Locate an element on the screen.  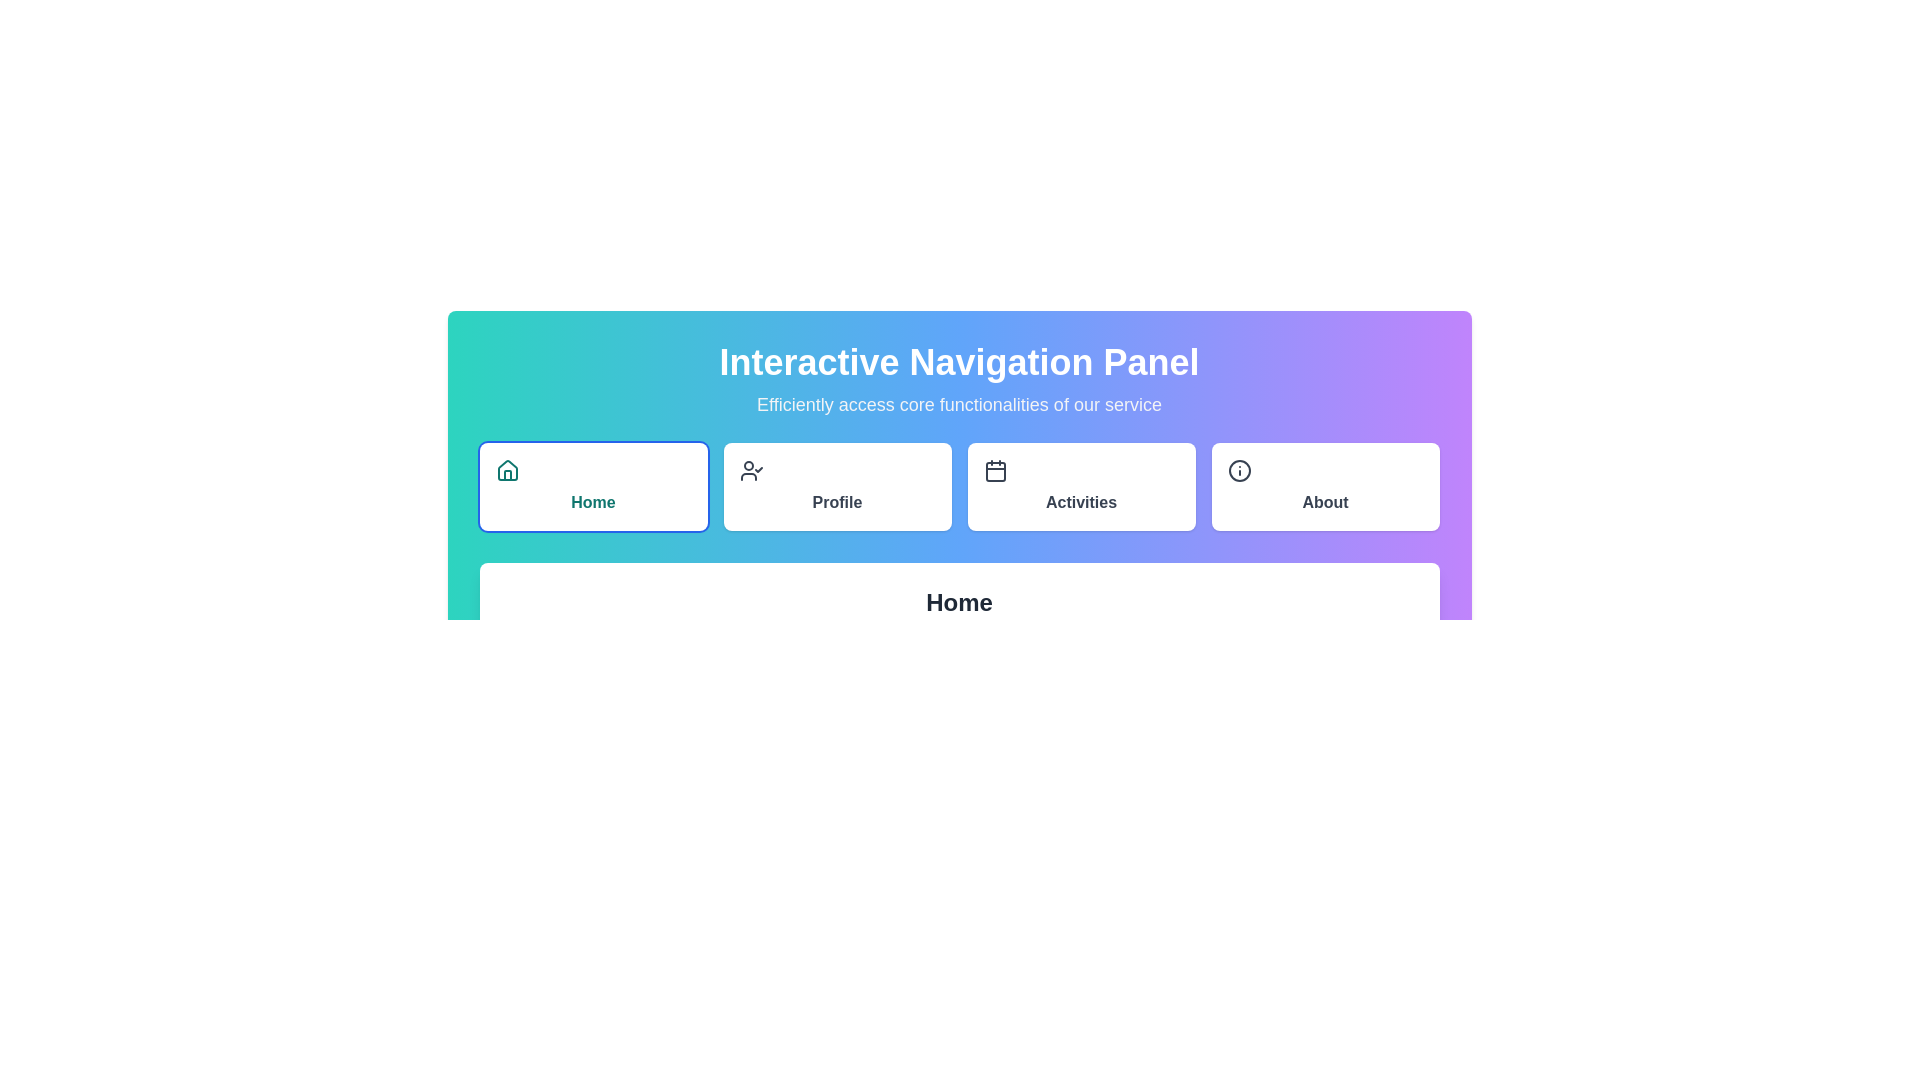
the house outline icon located in the leftmost navigation panel item labeled 'Home' is located at coordinates (507, 470).